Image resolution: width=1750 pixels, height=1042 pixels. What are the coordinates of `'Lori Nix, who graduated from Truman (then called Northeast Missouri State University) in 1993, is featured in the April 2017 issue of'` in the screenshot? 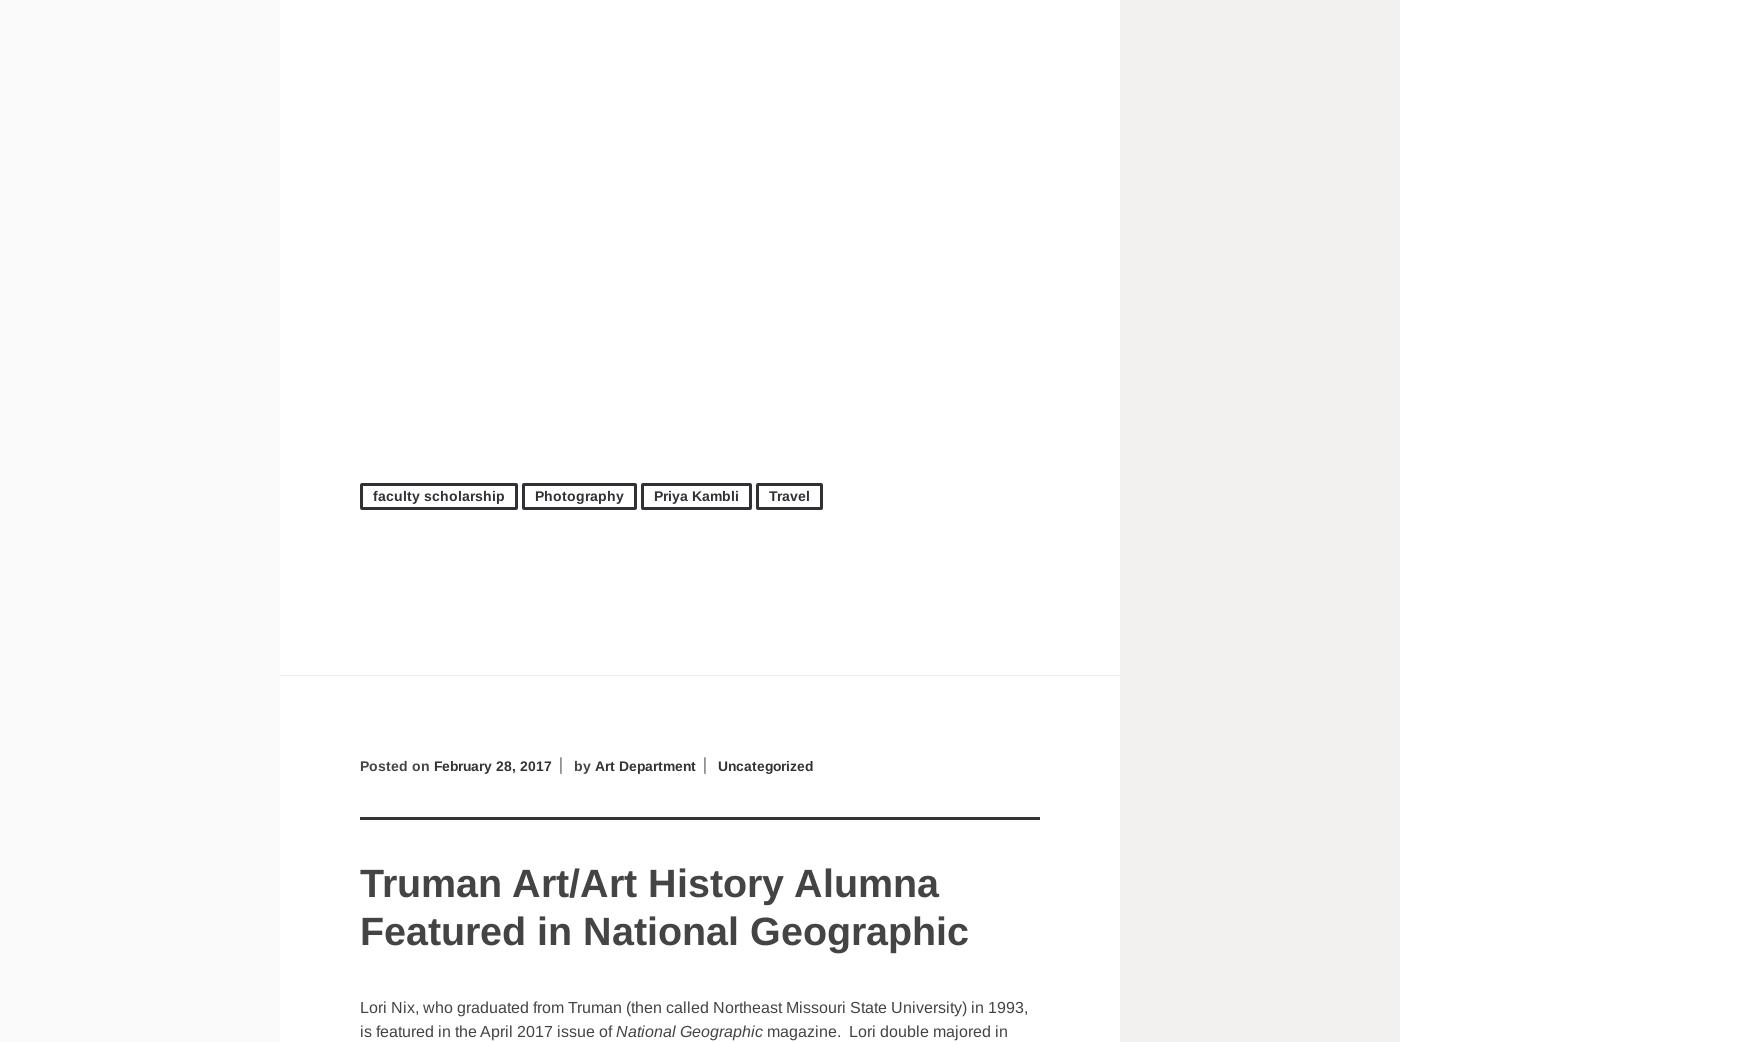 It's located at (694, 1019).